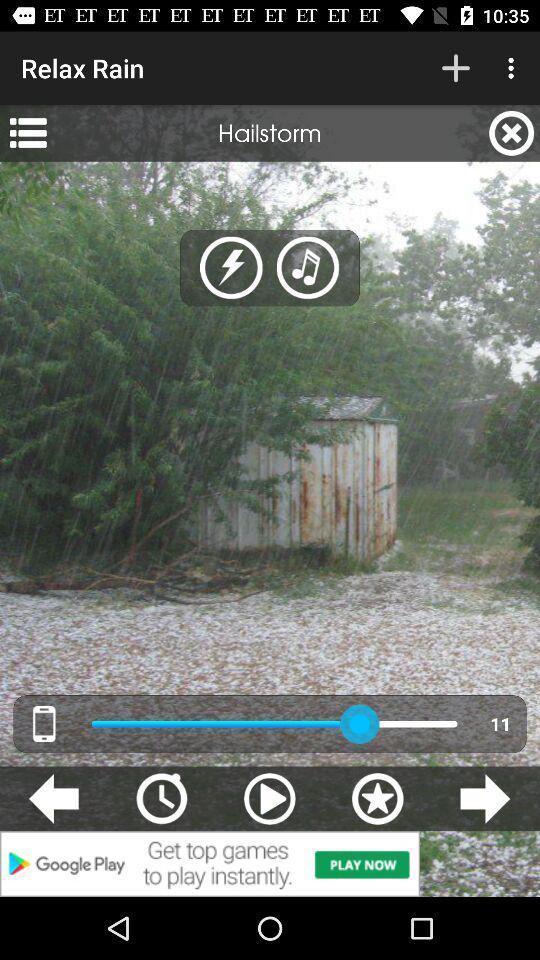 Image resolution: width=540 pixels, height=960 pixels. Describe the element at coordinates (27, 132) in the screenshot. I see `the list icon` at that location.